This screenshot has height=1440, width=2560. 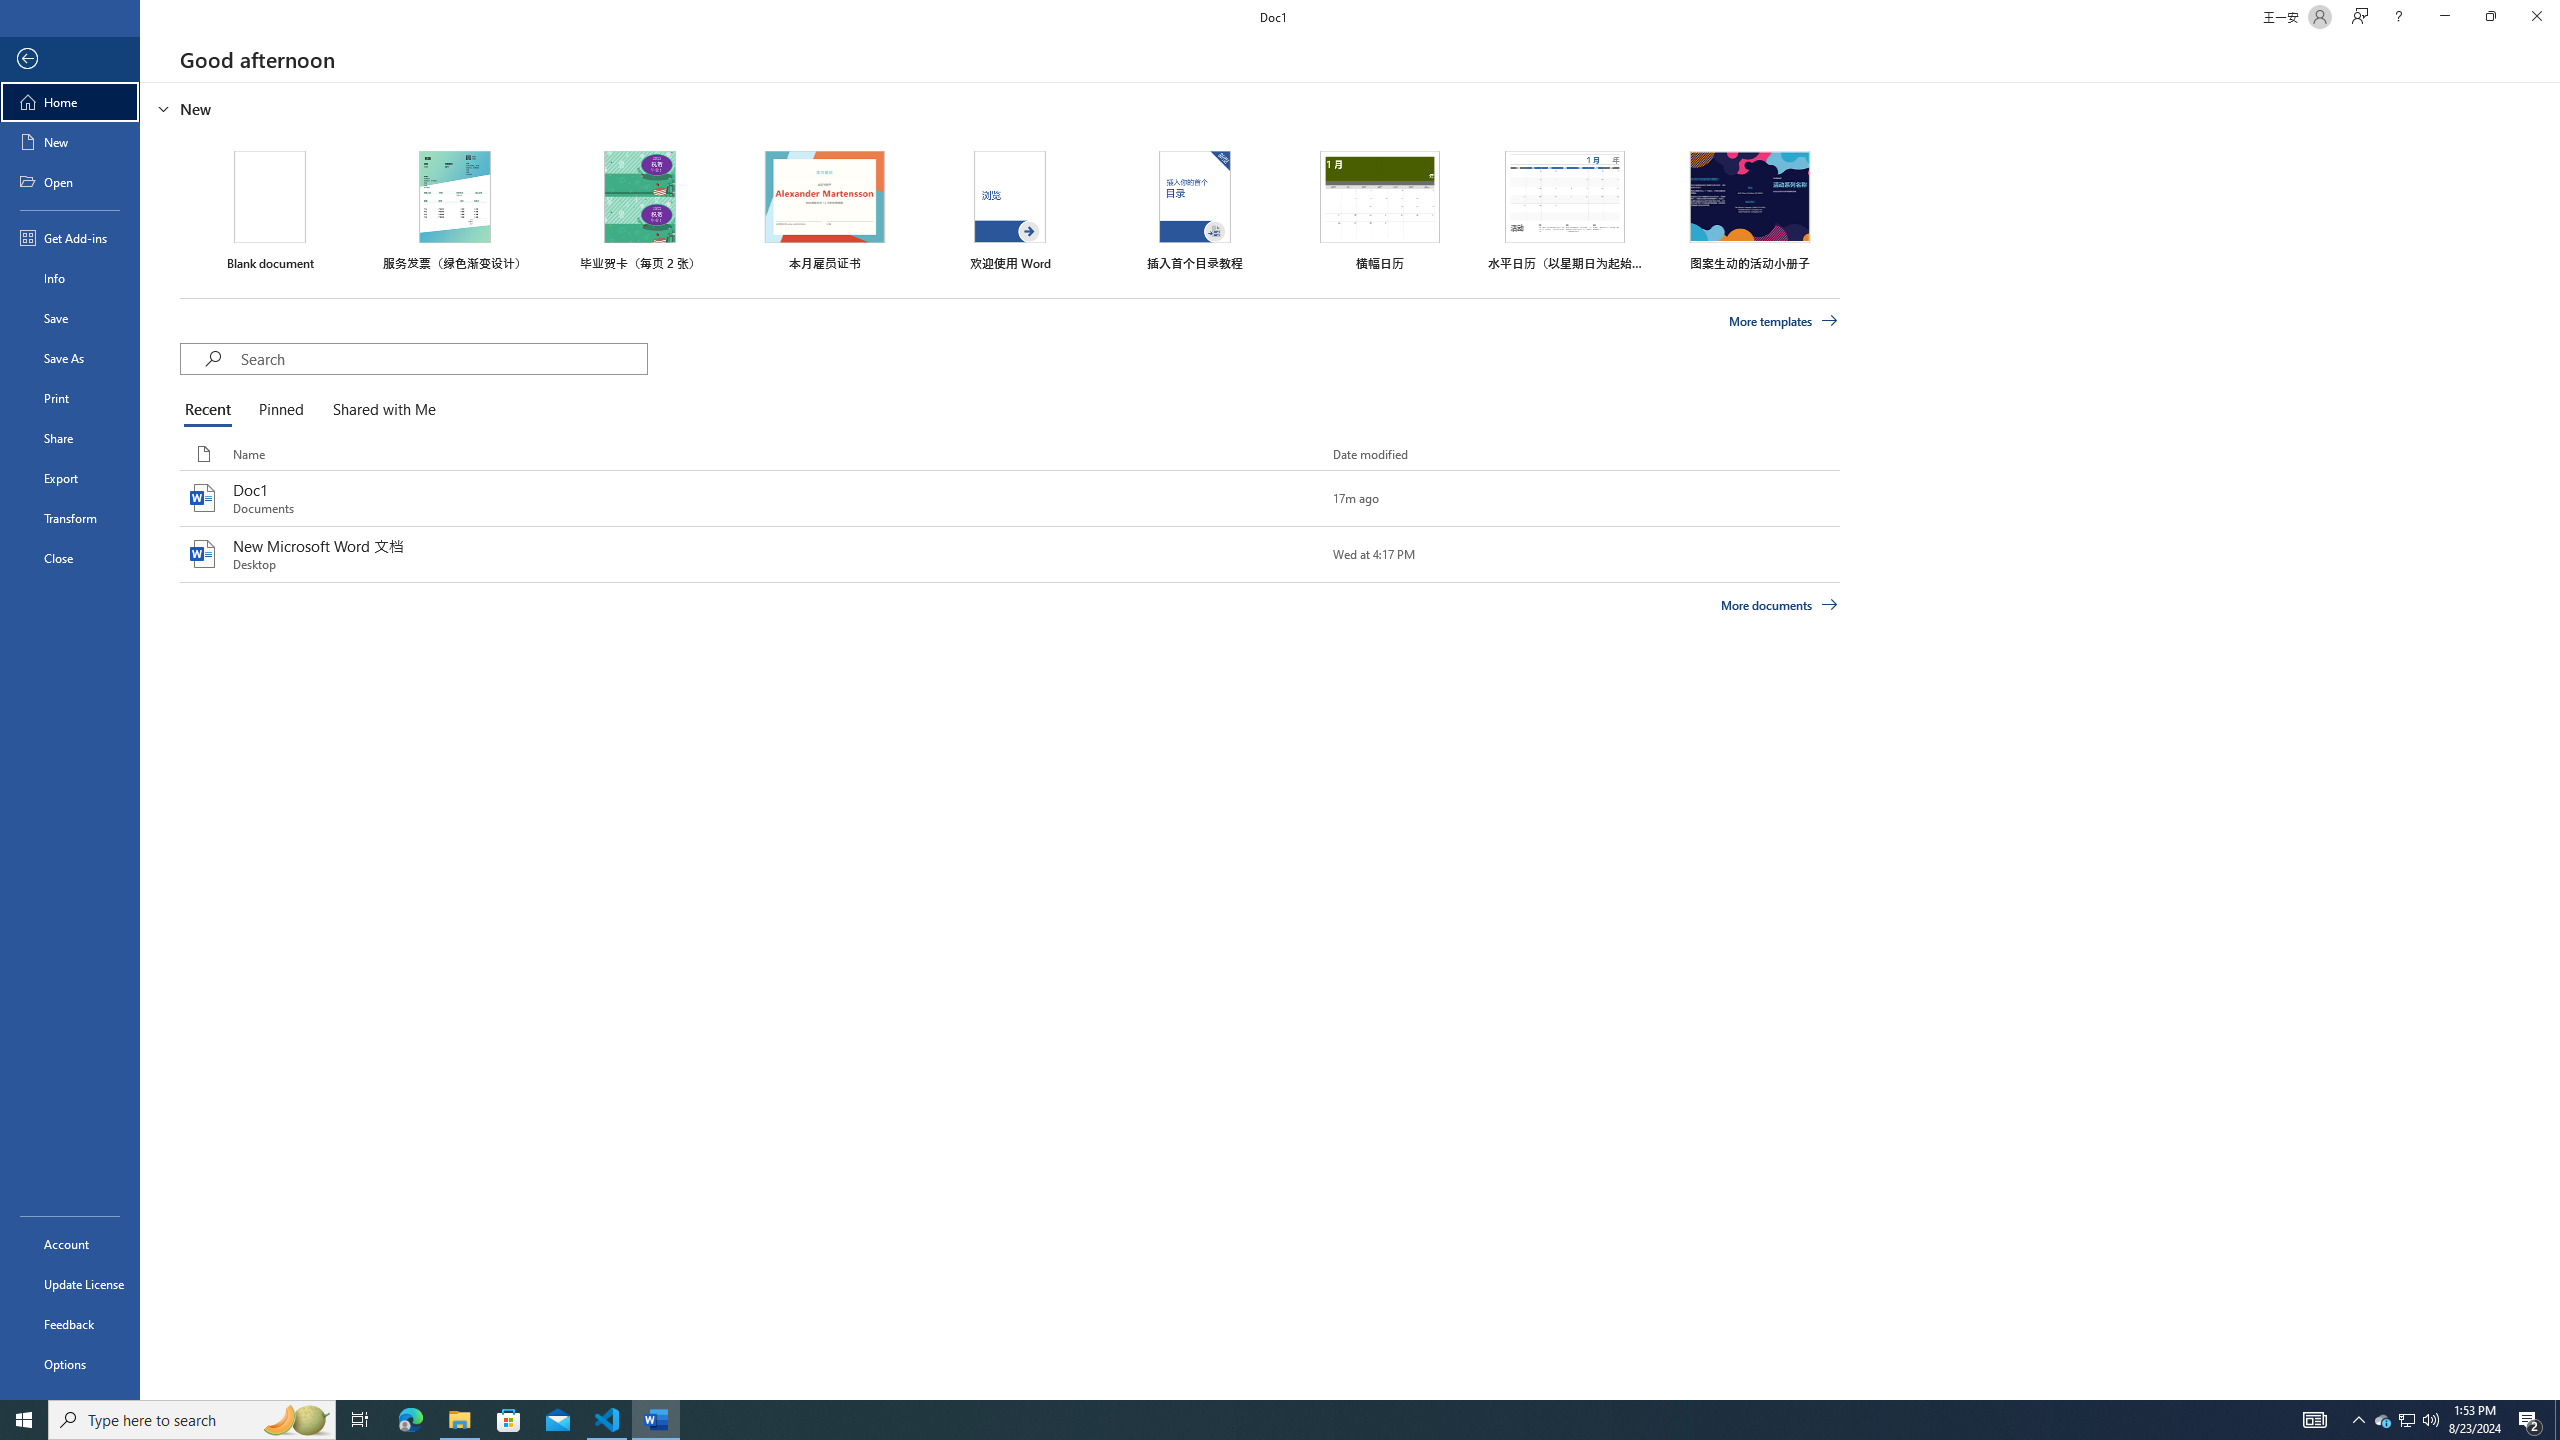 I want to click on 'Restore Down', so click(x=2490, y=16).